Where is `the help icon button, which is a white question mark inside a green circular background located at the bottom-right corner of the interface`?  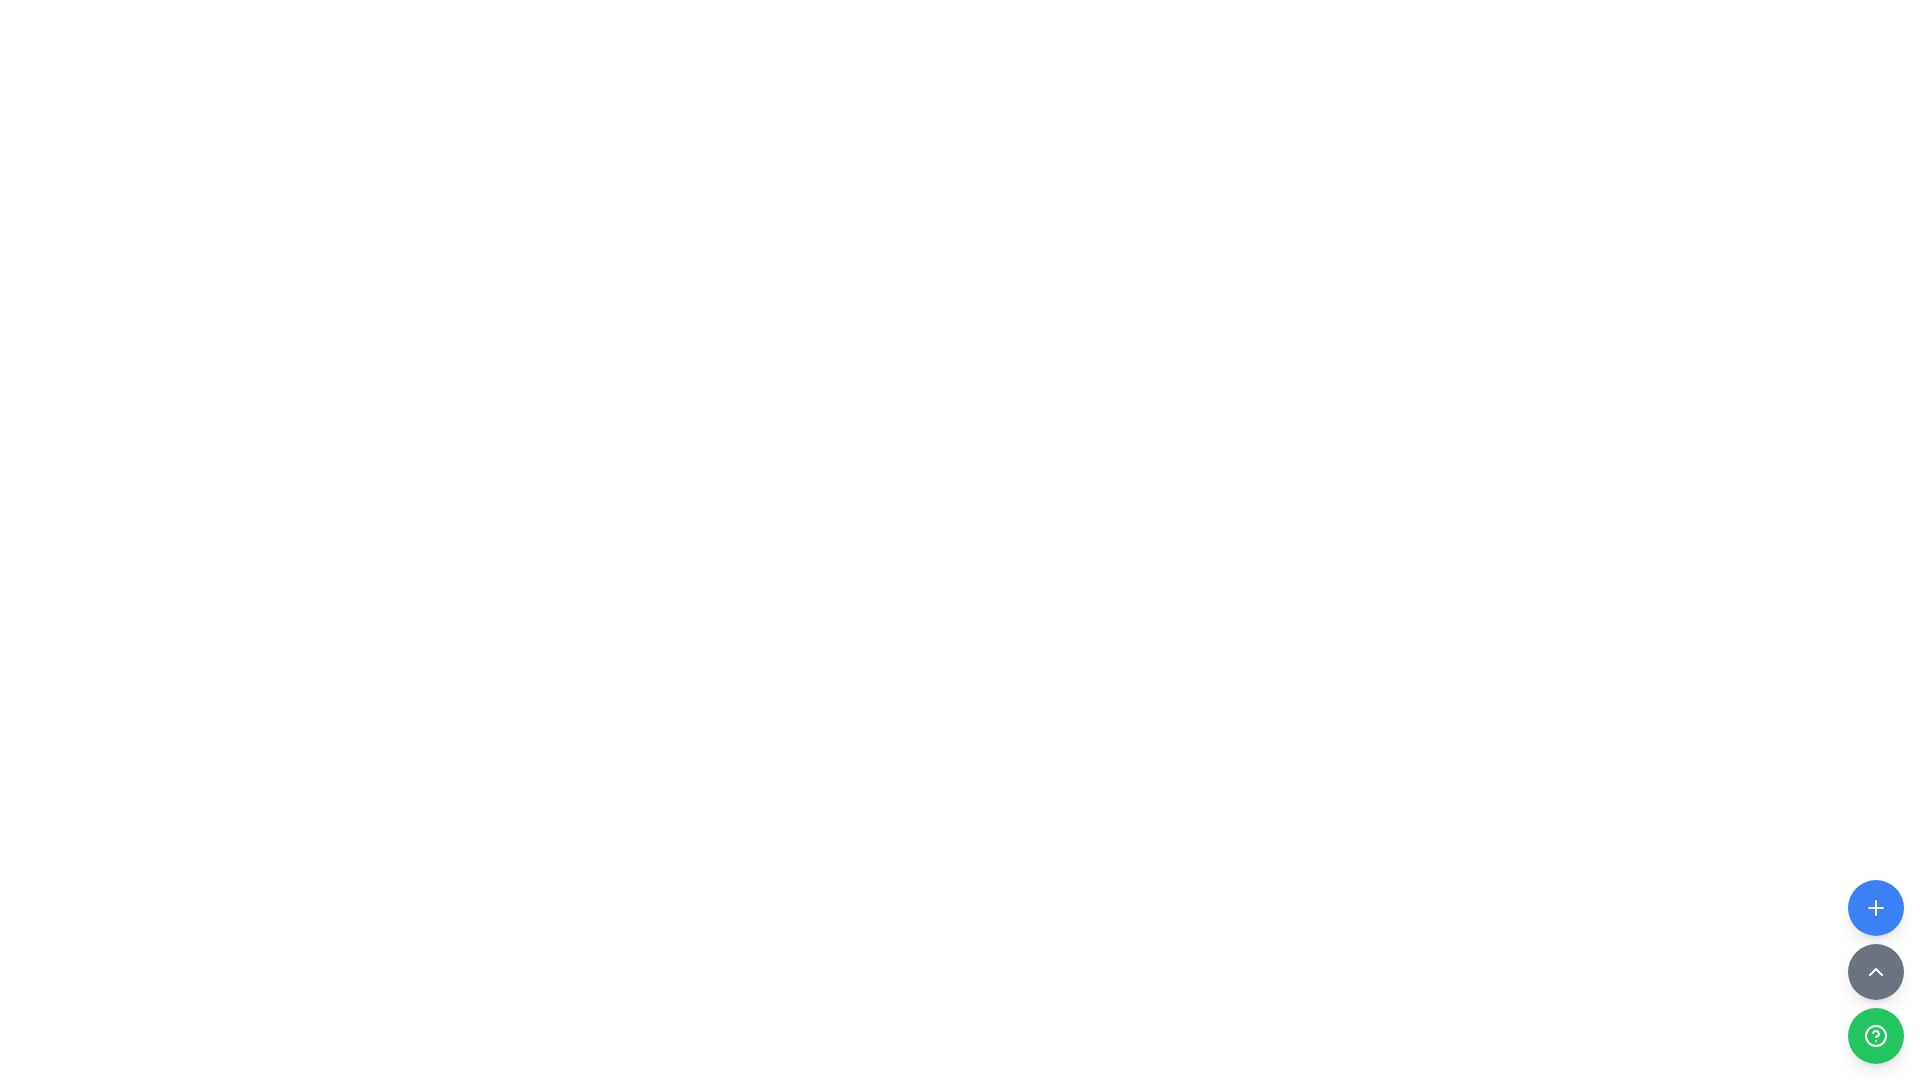
the help icon button, which is a white question mark inside a green circular background located at the bottom-right corner of the interface is located at coordinates (1875, 1035).